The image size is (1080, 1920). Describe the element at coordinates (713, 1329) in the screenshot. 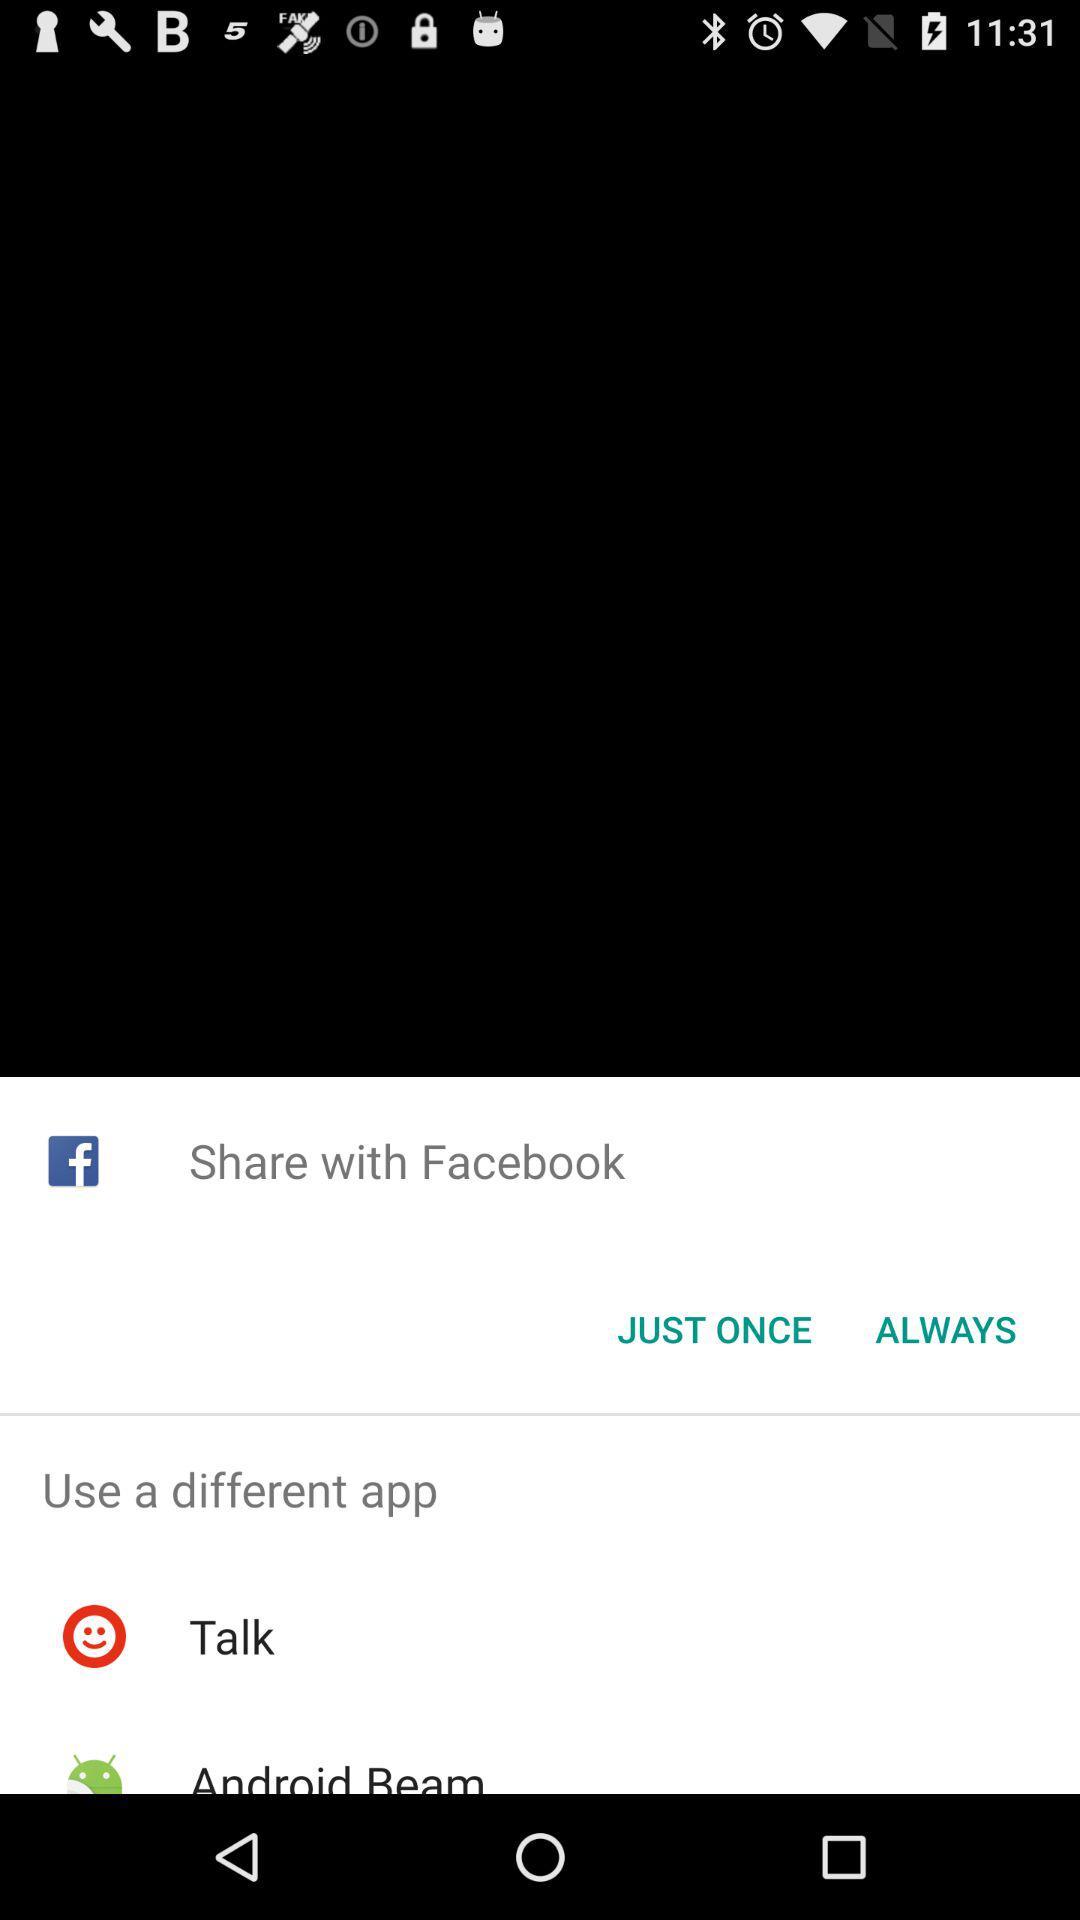

I see `just once icon` at that location.